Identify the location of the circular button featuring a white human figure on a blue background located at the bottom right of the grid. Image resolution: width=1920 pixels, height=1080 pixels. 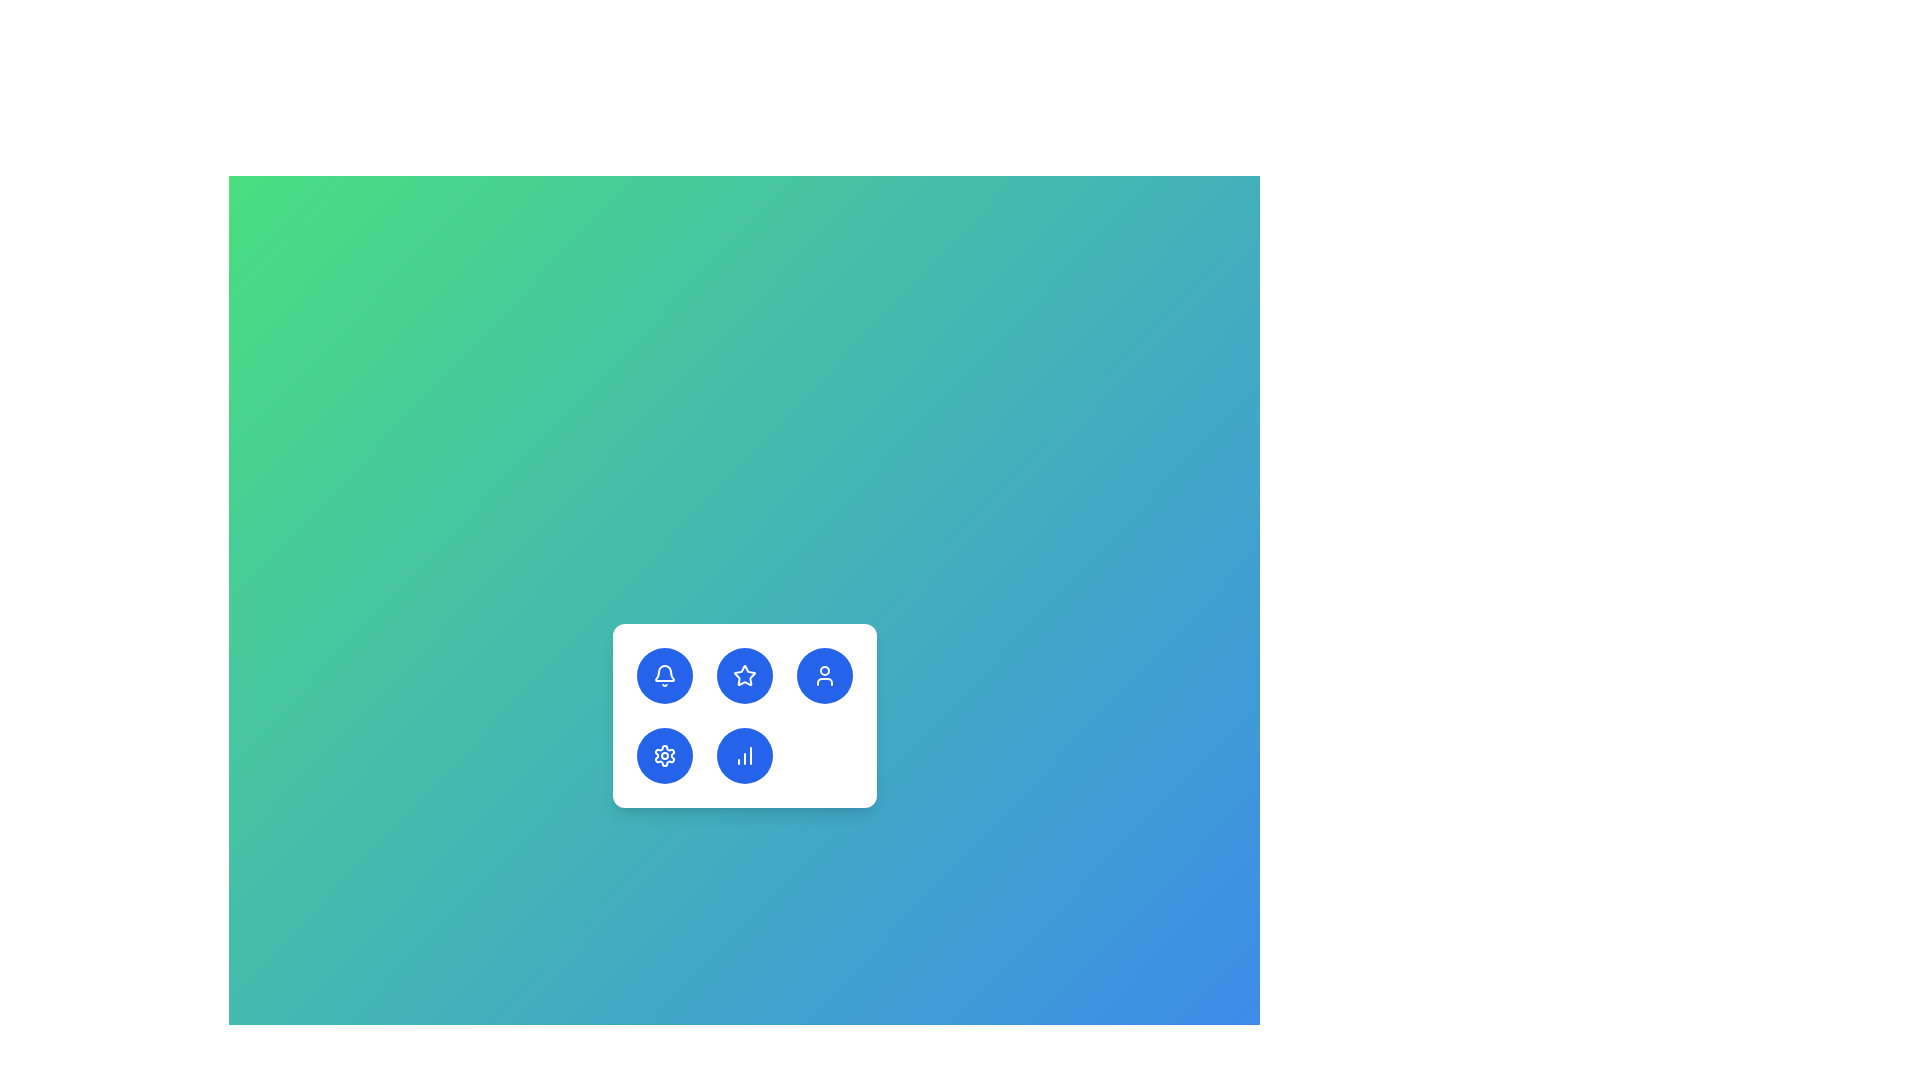
(824, 675).